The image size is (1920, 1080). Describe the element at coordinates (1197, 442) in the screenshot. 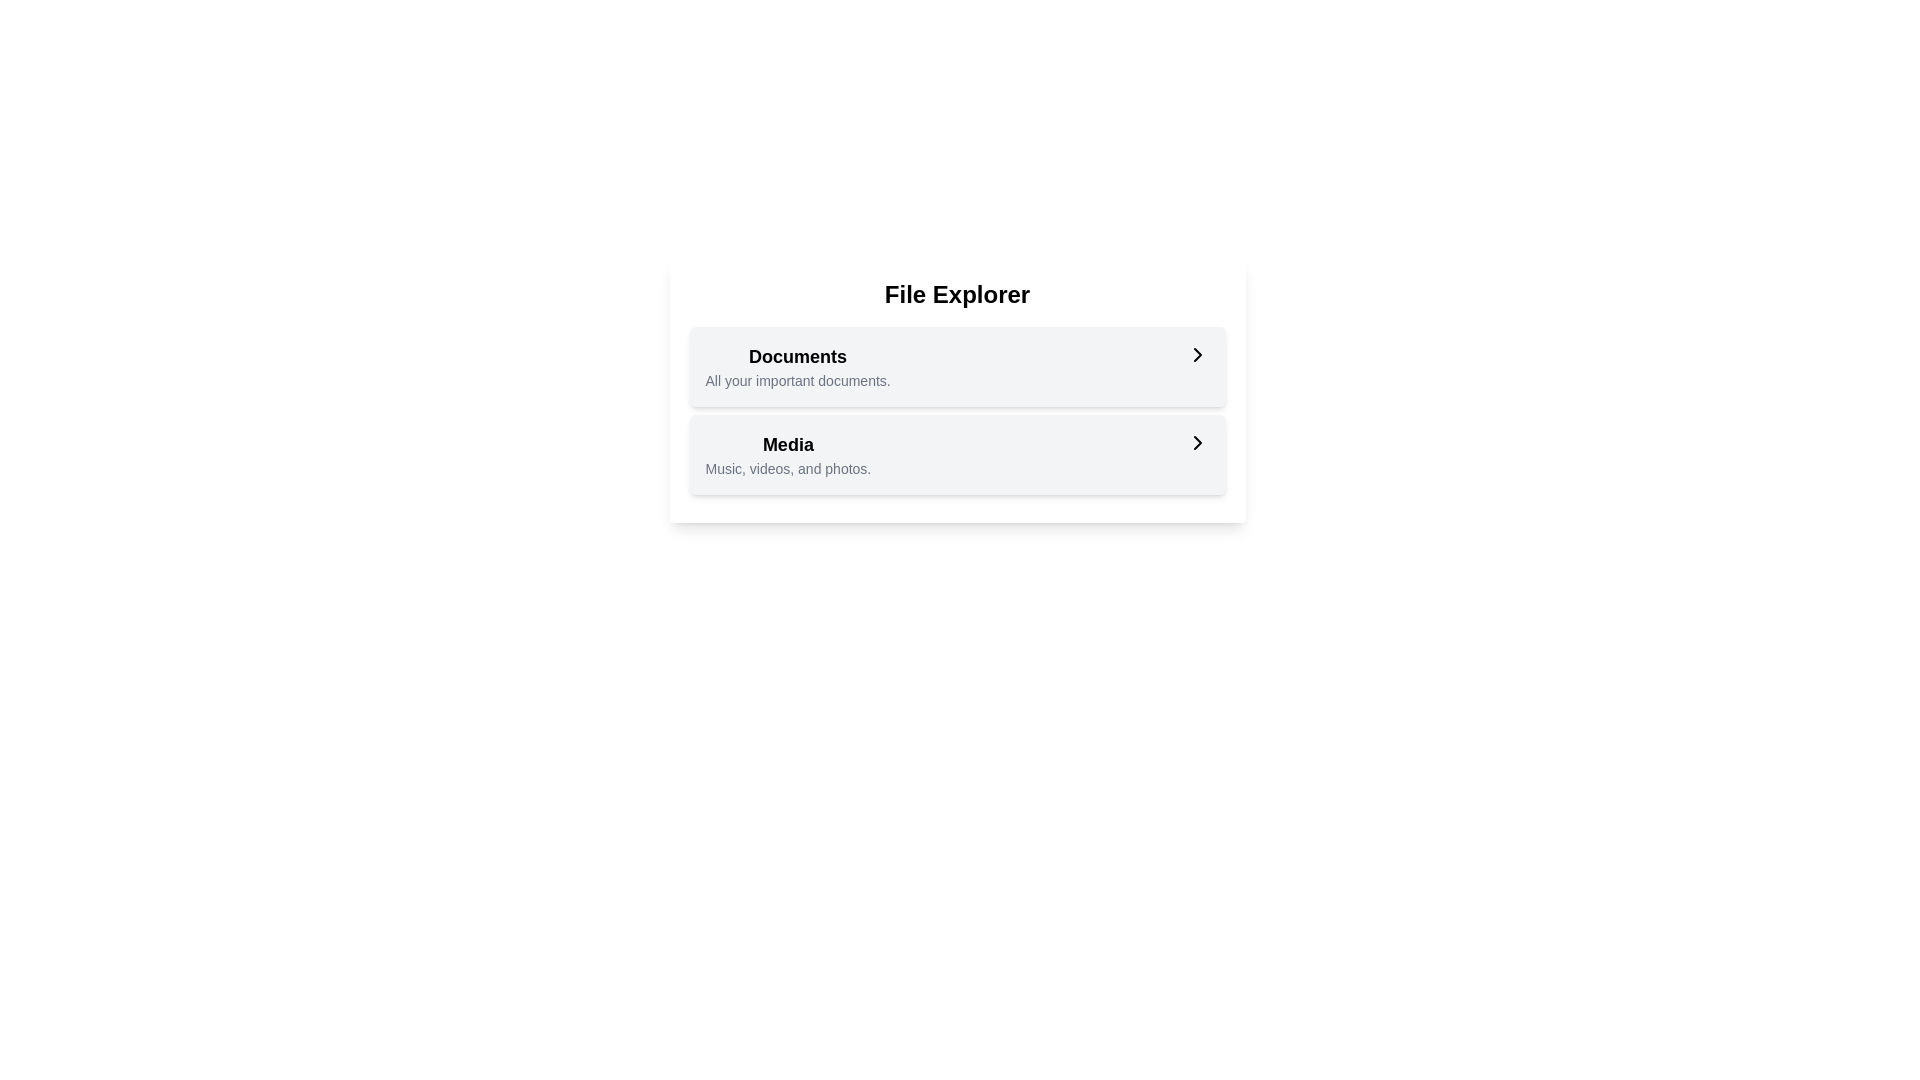

I see `the right-pointing chevron icon located at the far-right side of the 'Media' section in the 'File Explorer' interface` at that location.